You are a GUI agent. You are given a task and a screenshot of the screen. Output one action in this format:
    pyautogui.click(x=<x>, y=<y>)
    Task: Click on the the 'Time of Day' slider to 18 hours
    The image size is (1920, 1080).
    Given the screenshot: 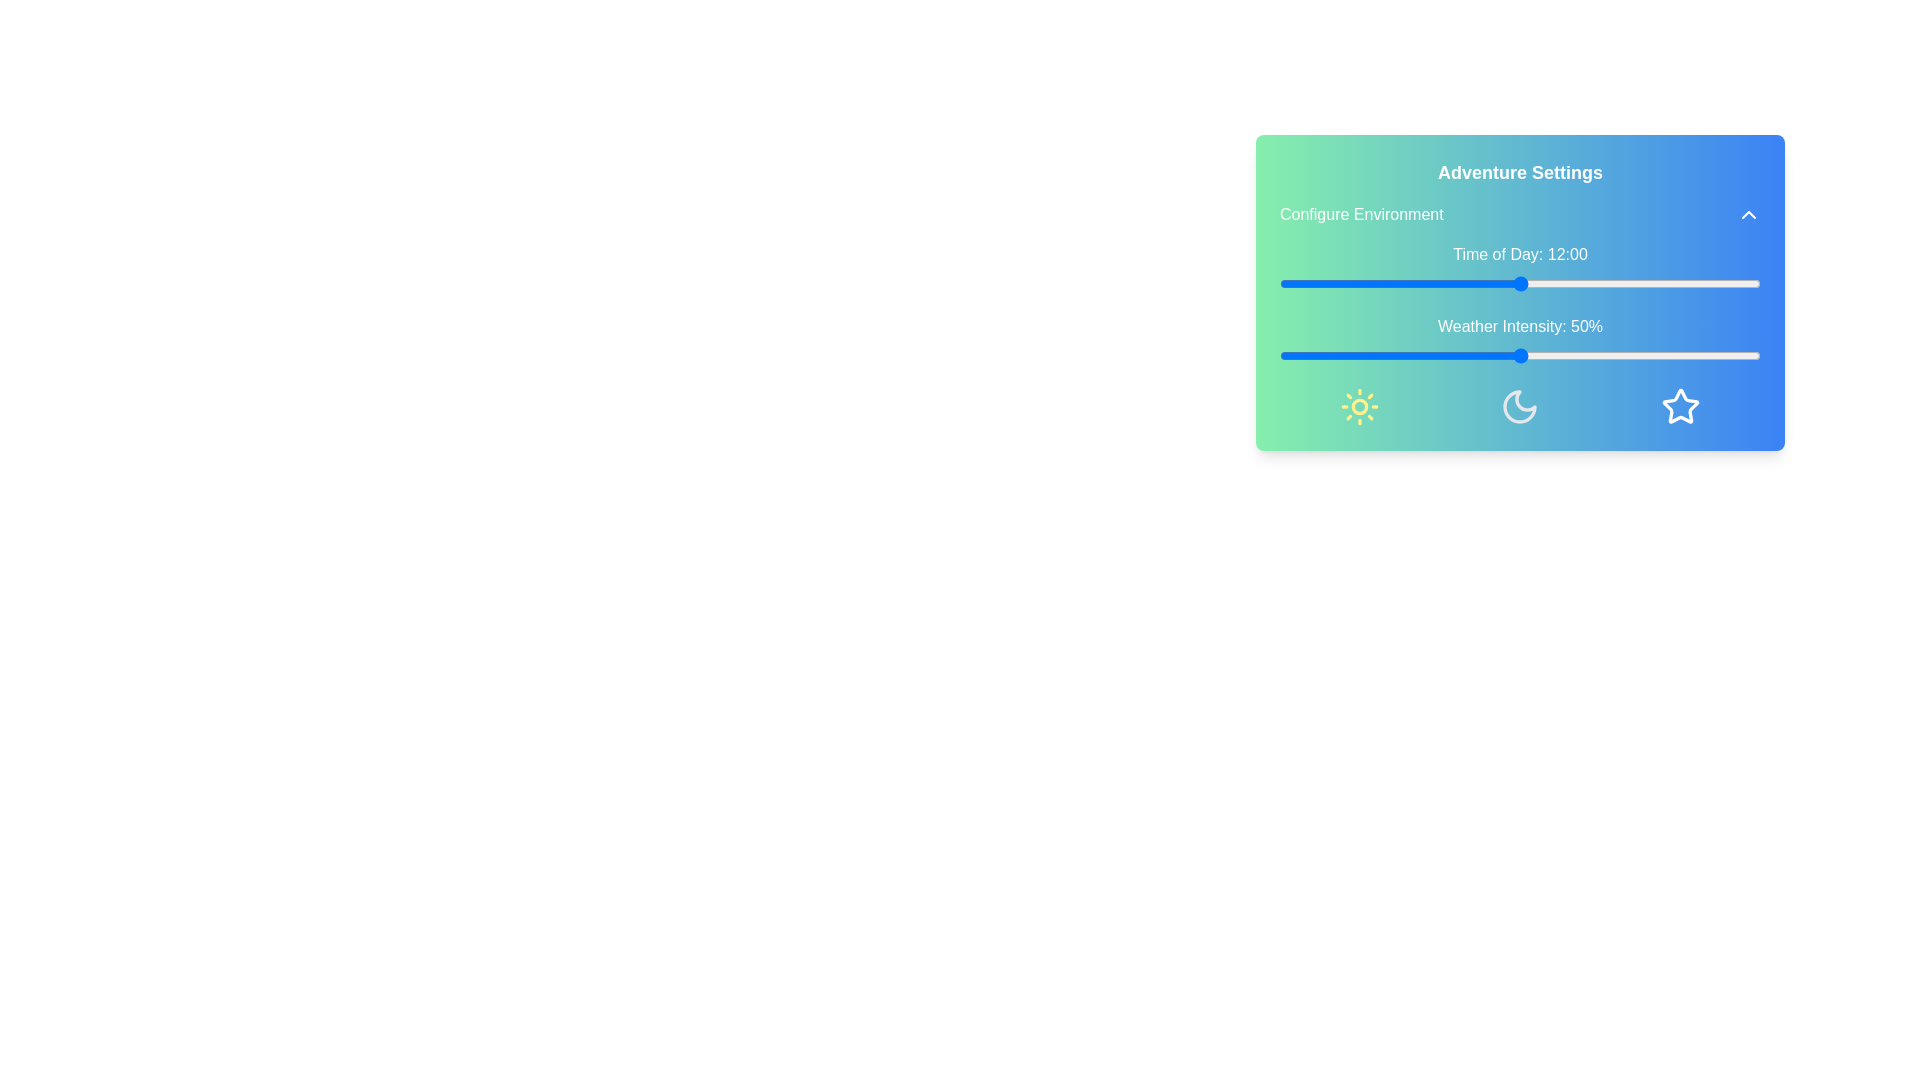 What is the action you would take?
    pyautogui.click(x=1640, y=284)
    